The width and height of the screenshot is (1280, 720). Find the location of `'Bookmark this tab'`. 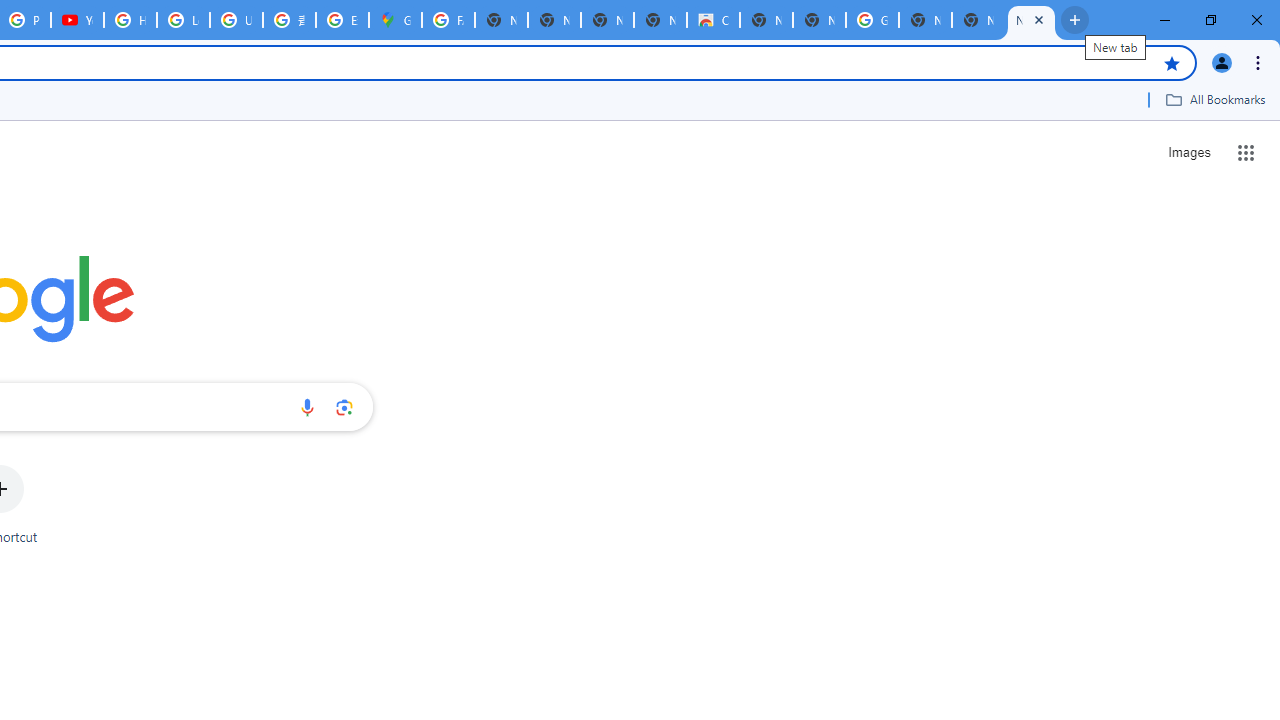

'Bookmark this tab' is located at coordinates (1171, 61).